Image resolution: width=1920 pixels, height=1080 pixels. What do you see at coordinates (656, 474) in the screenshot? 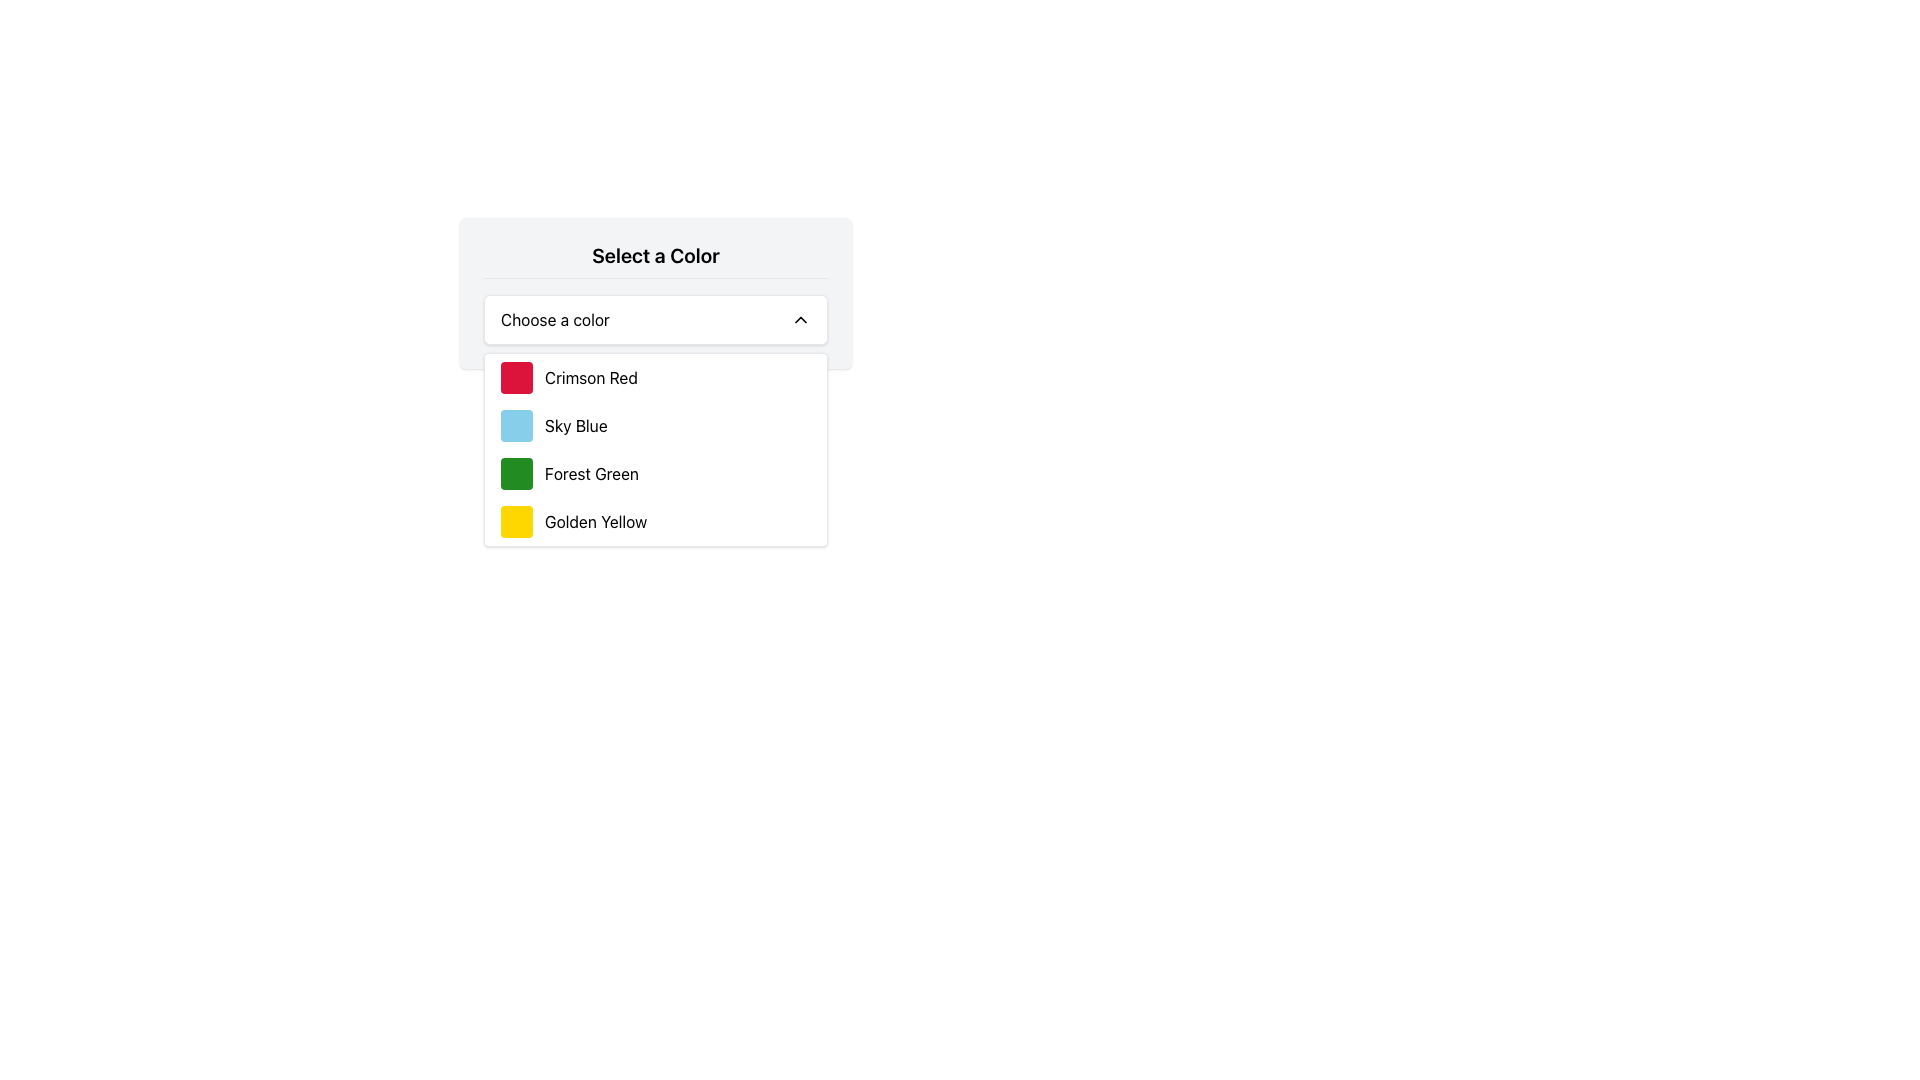
I see `the third item in the dropdown menu labeled 'Forest Green'` at bounding box center [656, 474].